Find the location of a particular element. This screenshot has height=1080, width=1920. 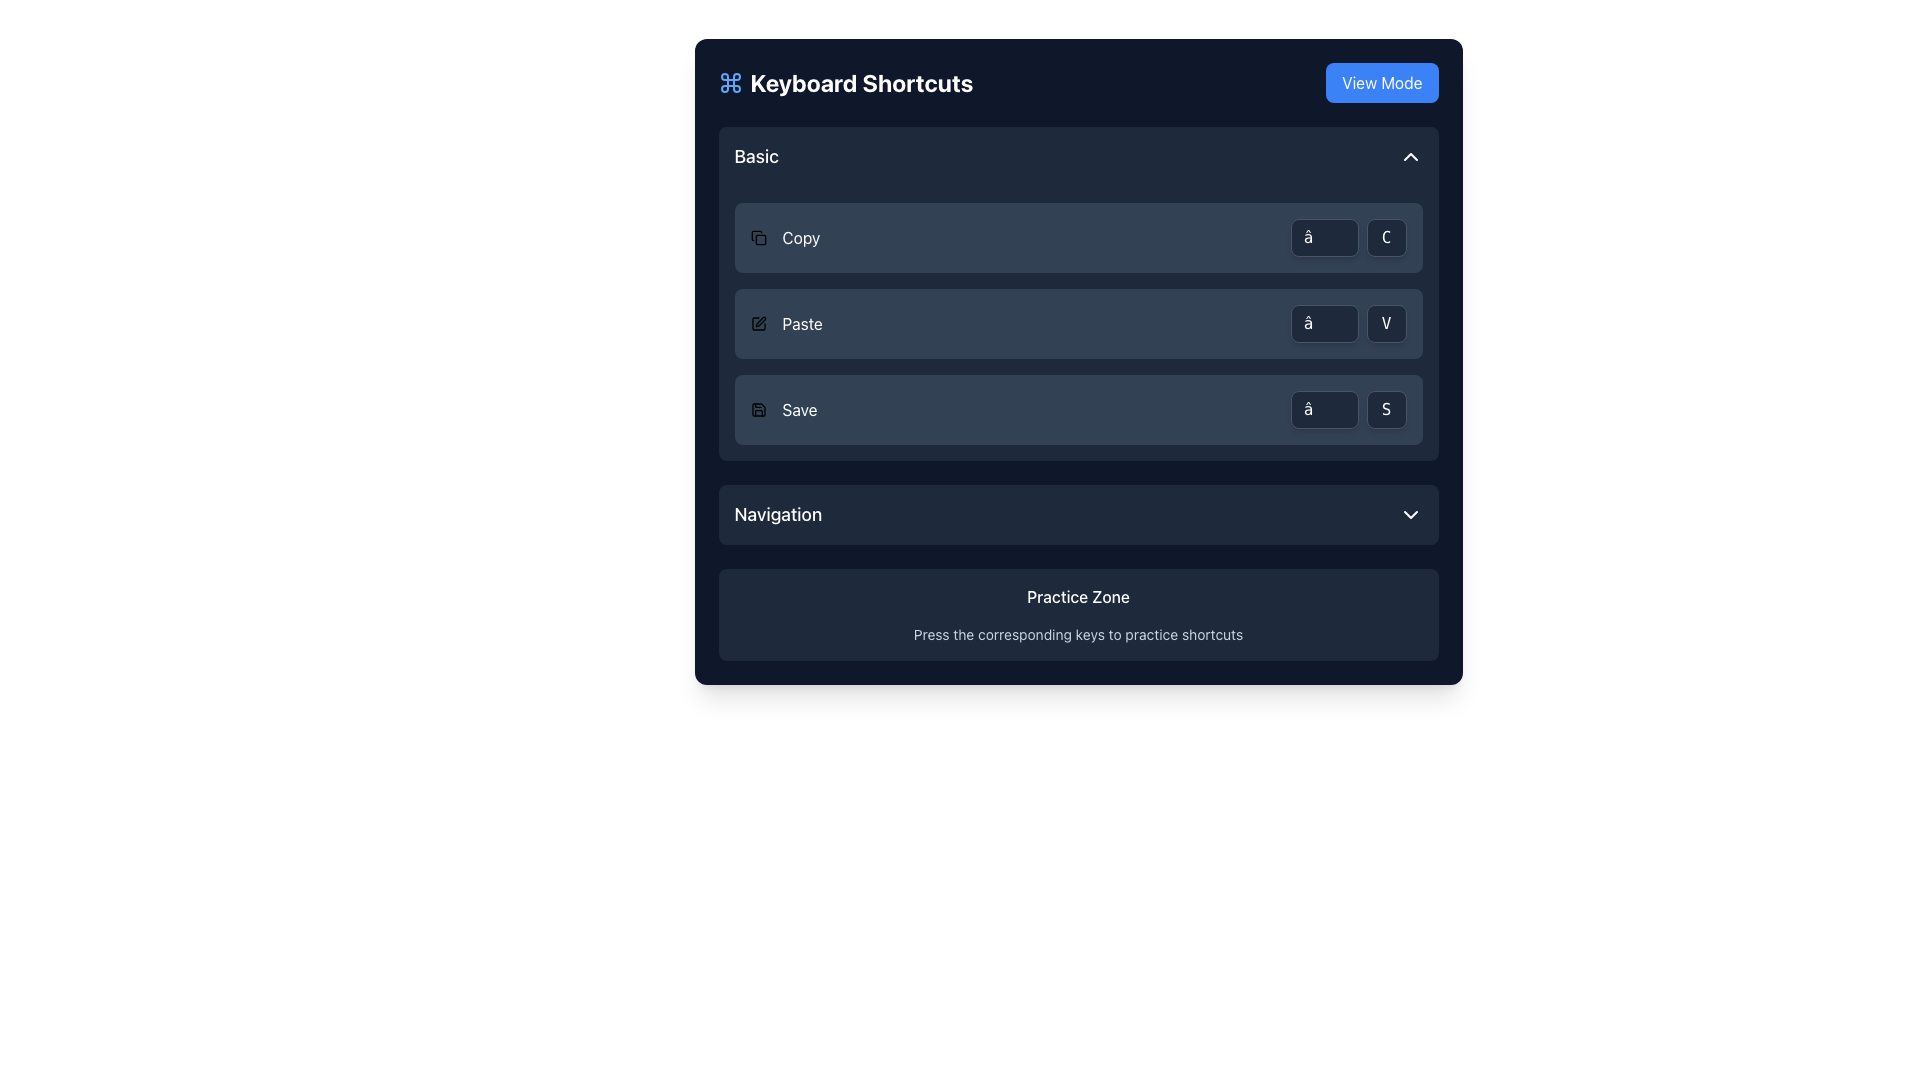

the 'Copy' icon located in the 'Basic' section of the keyboard shortcuts interface by moving the cursor to its center point is located at coordinates (755, 234).